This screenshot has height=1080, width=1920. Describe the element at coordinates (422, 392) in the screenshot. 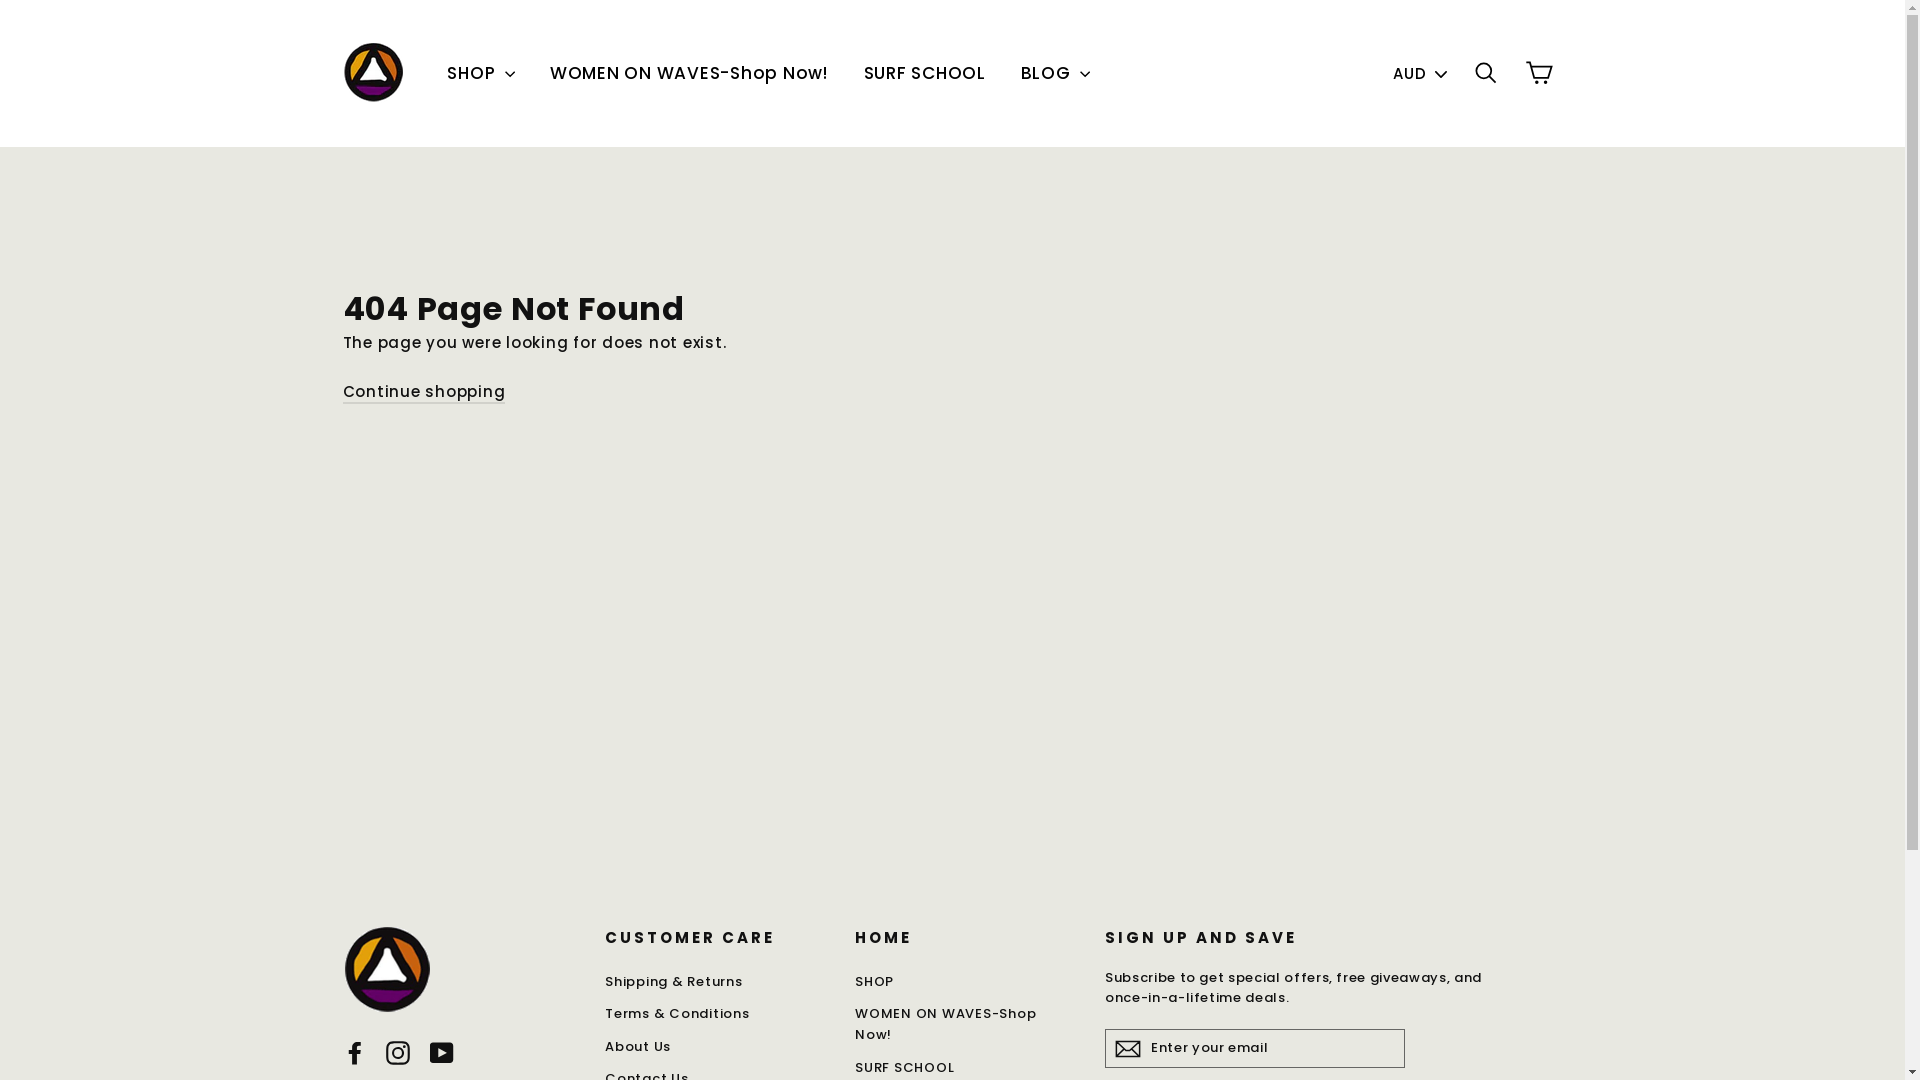

I see `'Continue shopping'` at that location.